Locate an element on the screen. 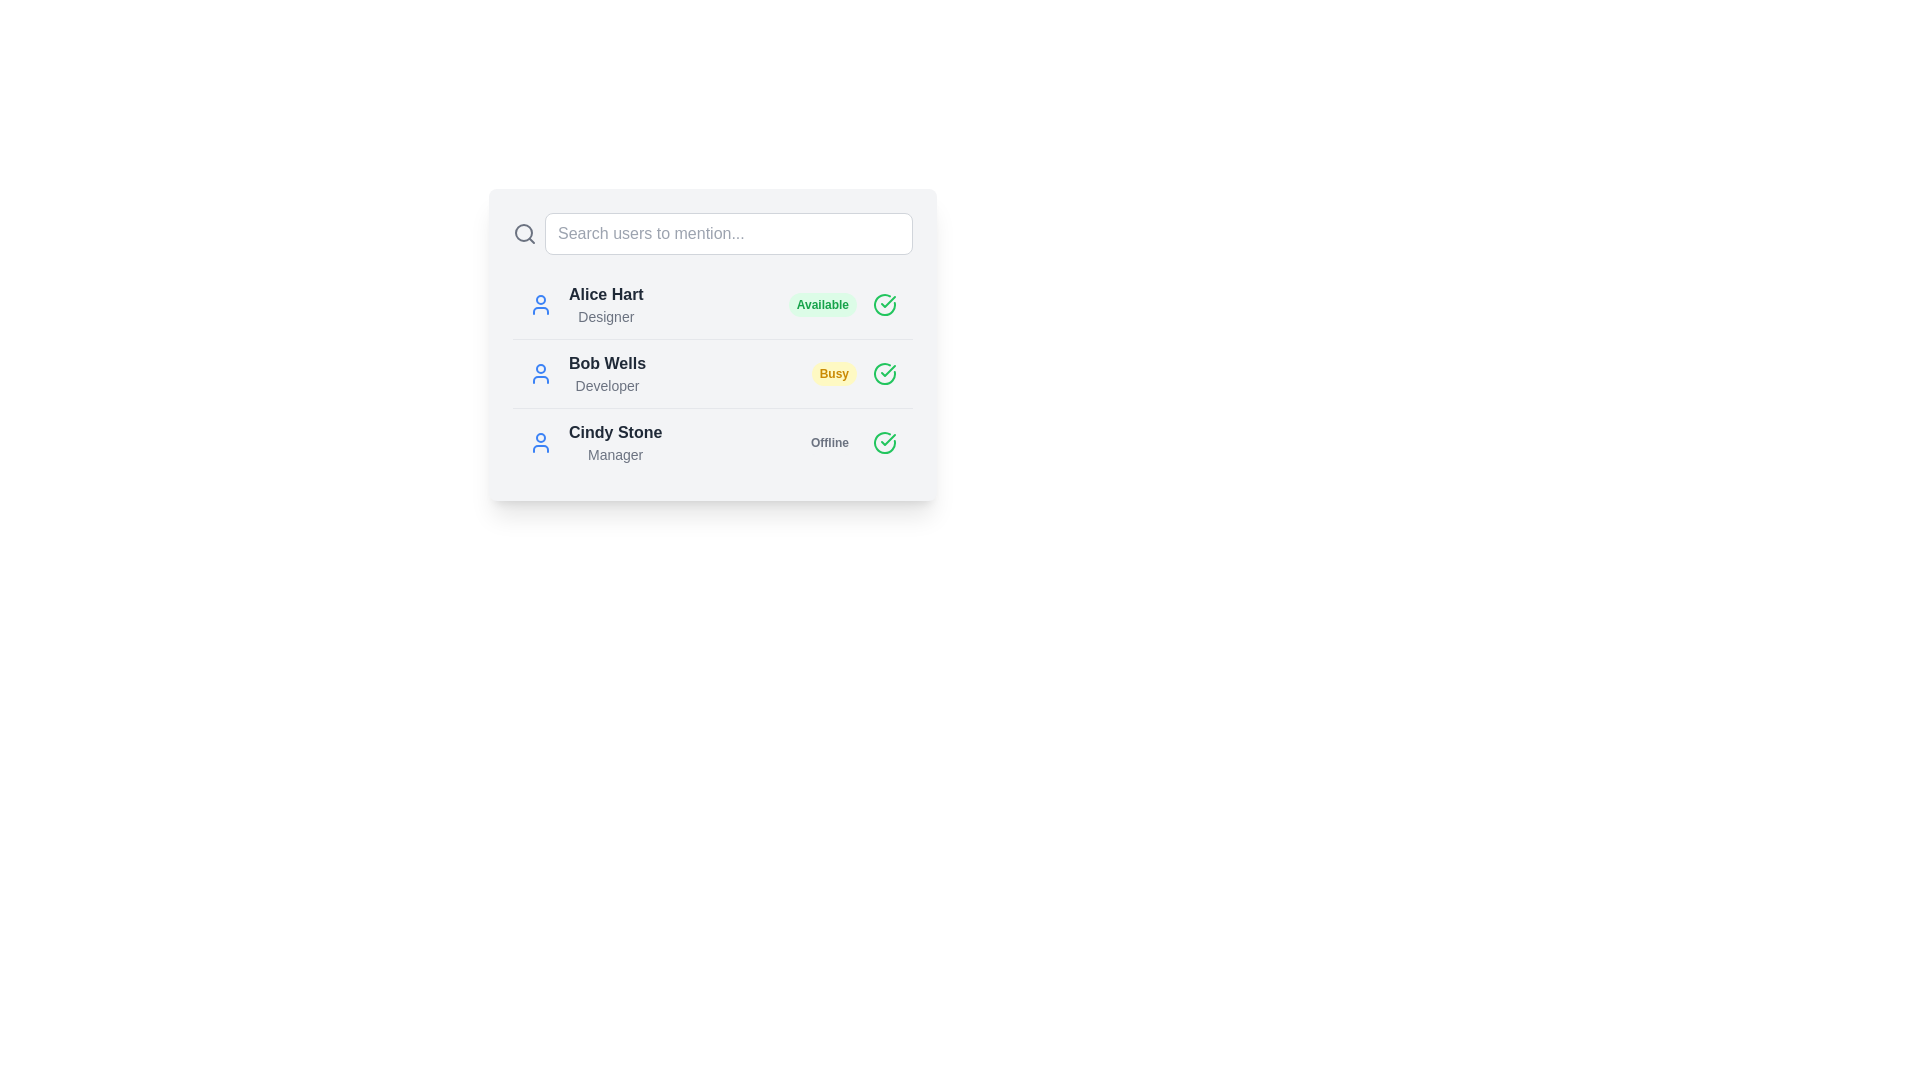 The height and width of the screenshot is (1080, 1920). the text display that shows the user's name and professional role, located in the first row of the list-like interface, to the right of the blue user icon and above the green 'Available' status indicator is located at coordinates (605, 304).